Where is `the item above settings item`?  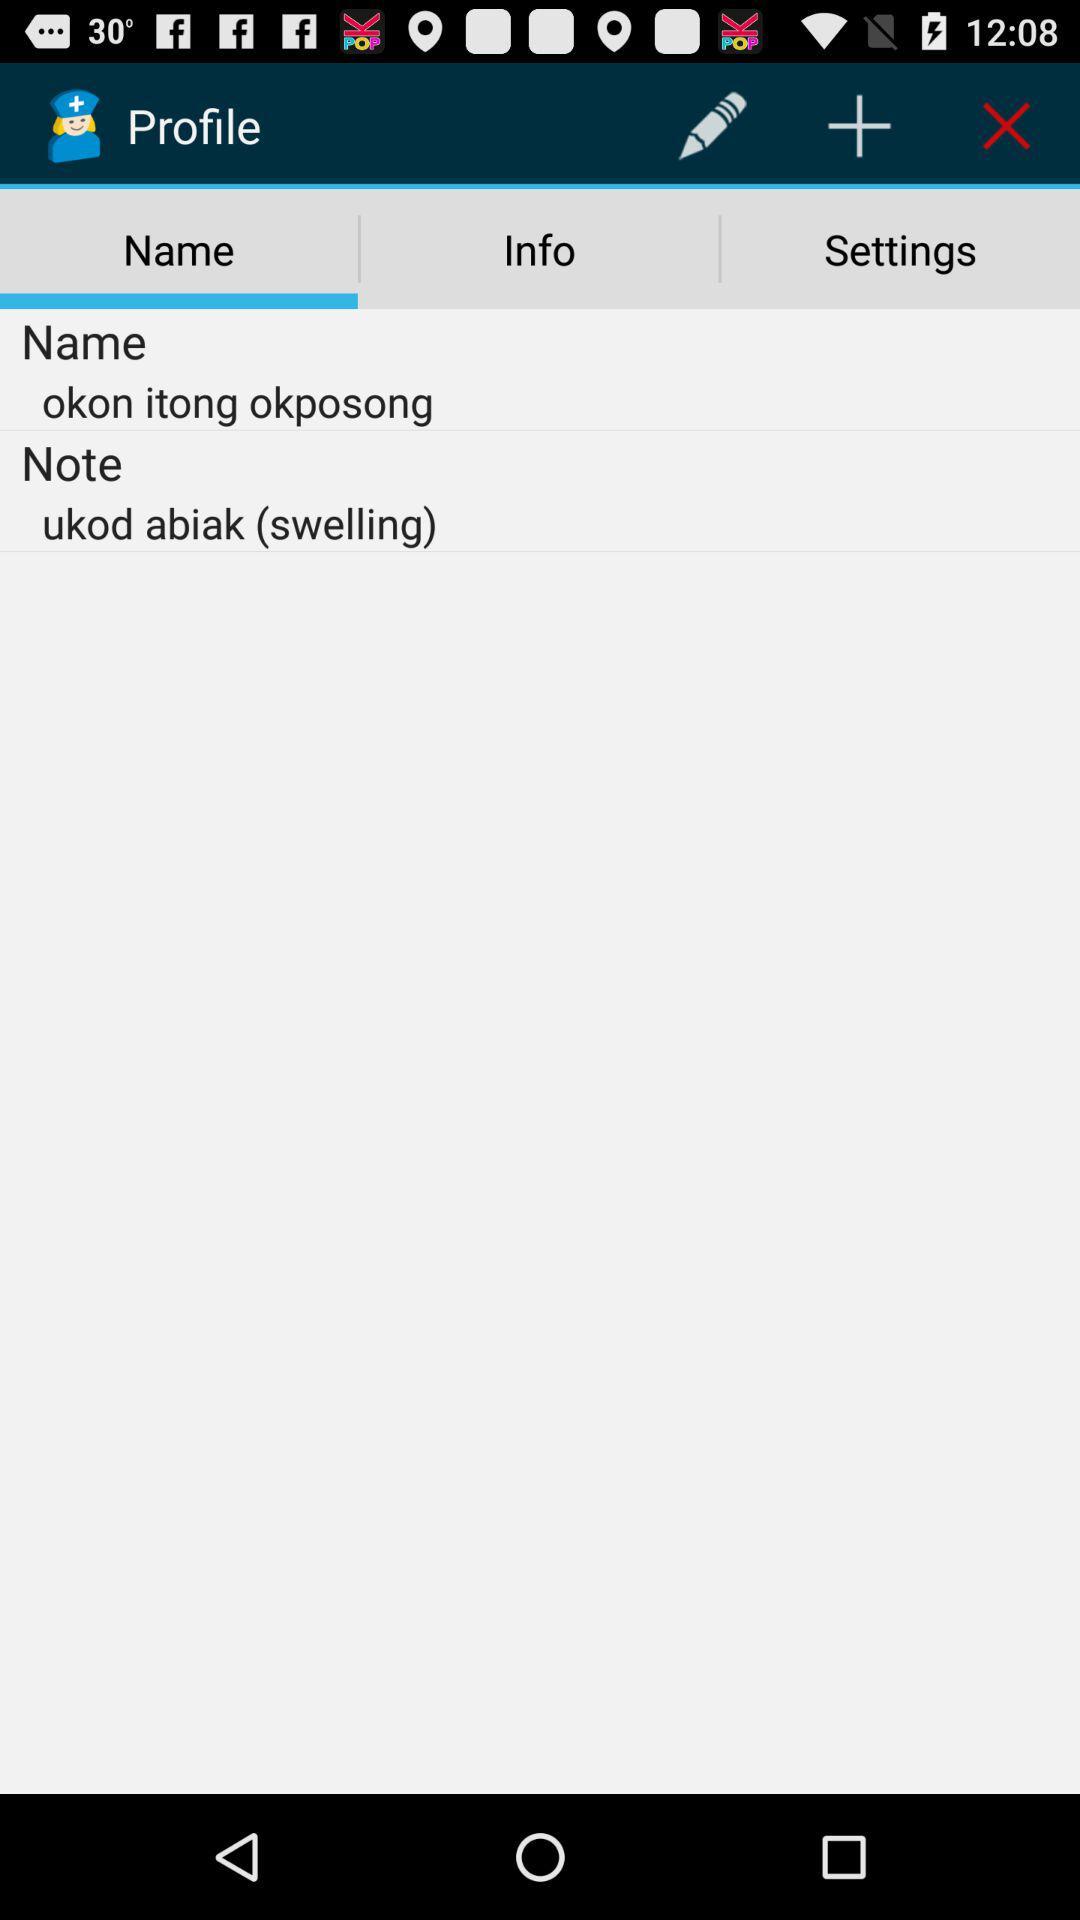
the item above settings item is located at coordinates (1006, 124).